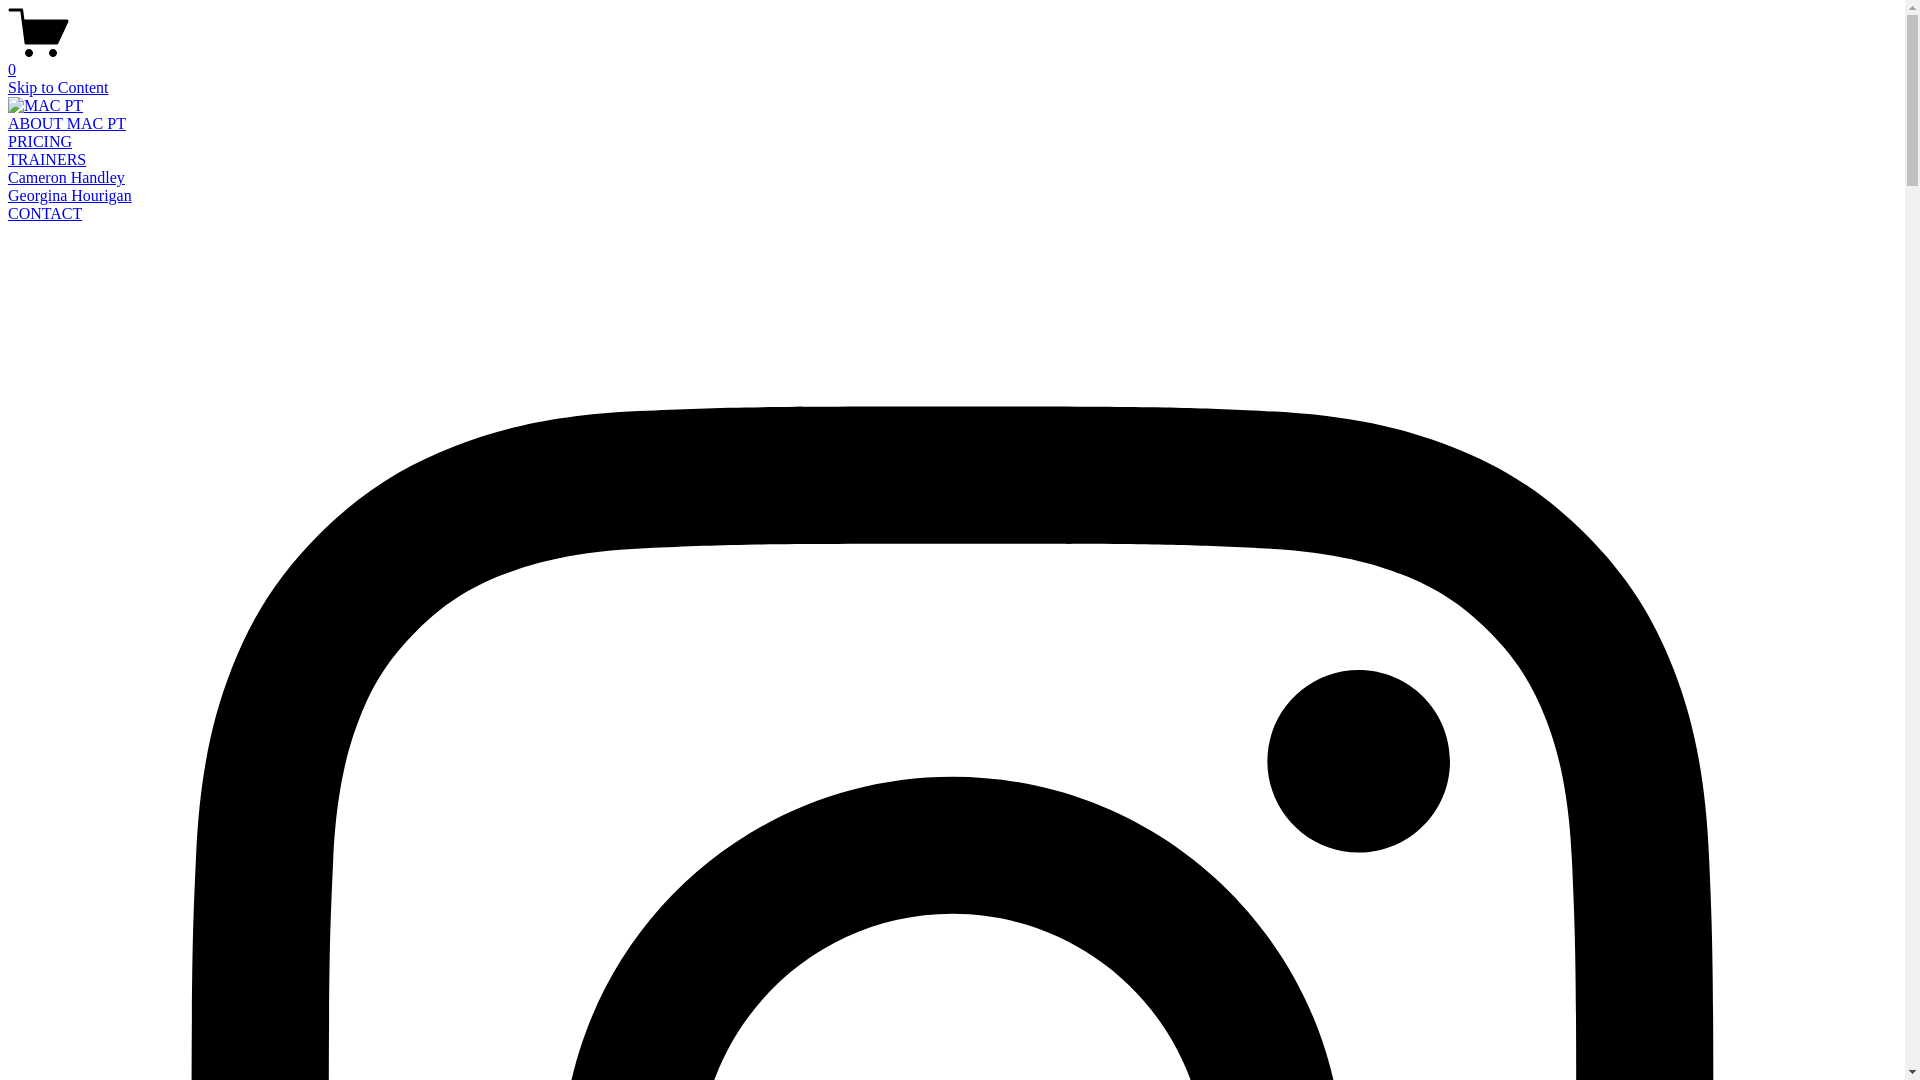 This screenshot has width=1920, height=1080. What do you see at coordinates (47, 158) in the screenshot?
I see `'TRAINERS'` at bounding box center [47, 158].